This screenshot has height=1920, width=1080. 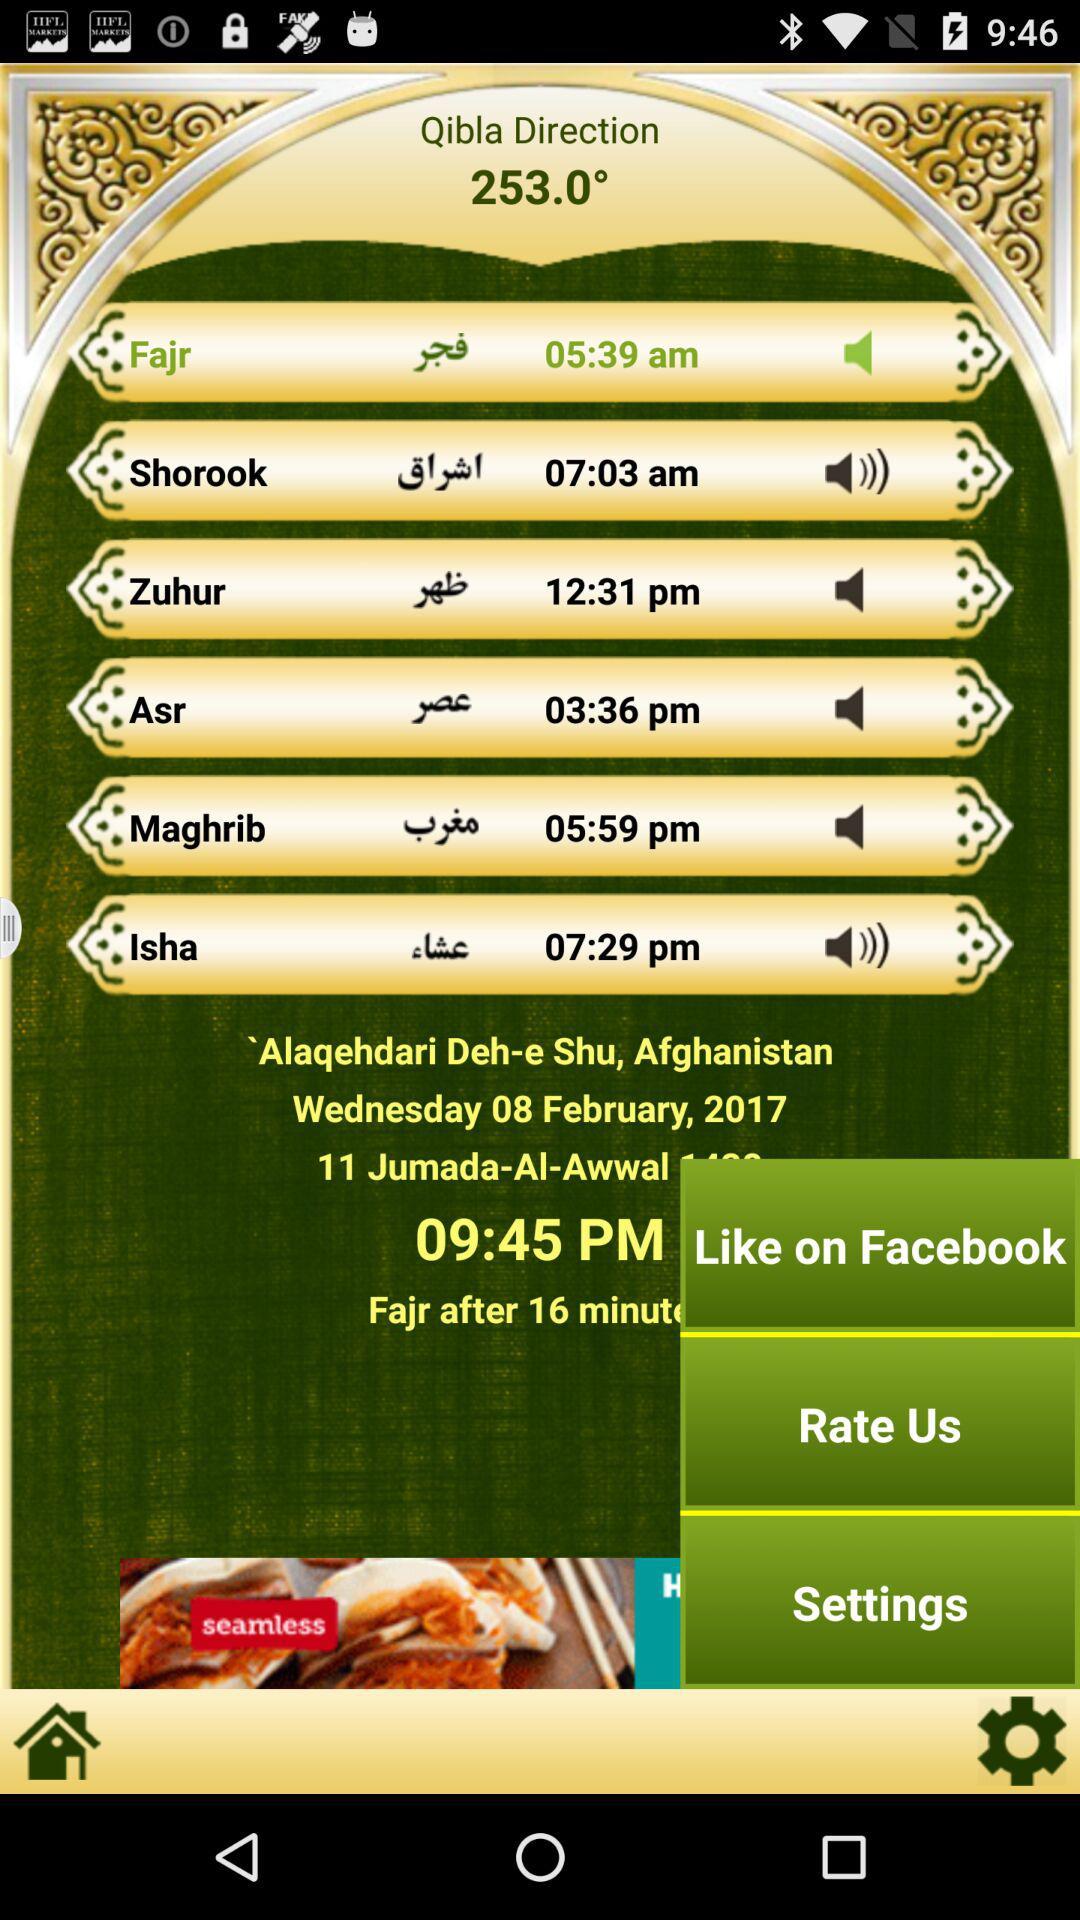 I want to click on the menu icon, so click(x=23, y=993).